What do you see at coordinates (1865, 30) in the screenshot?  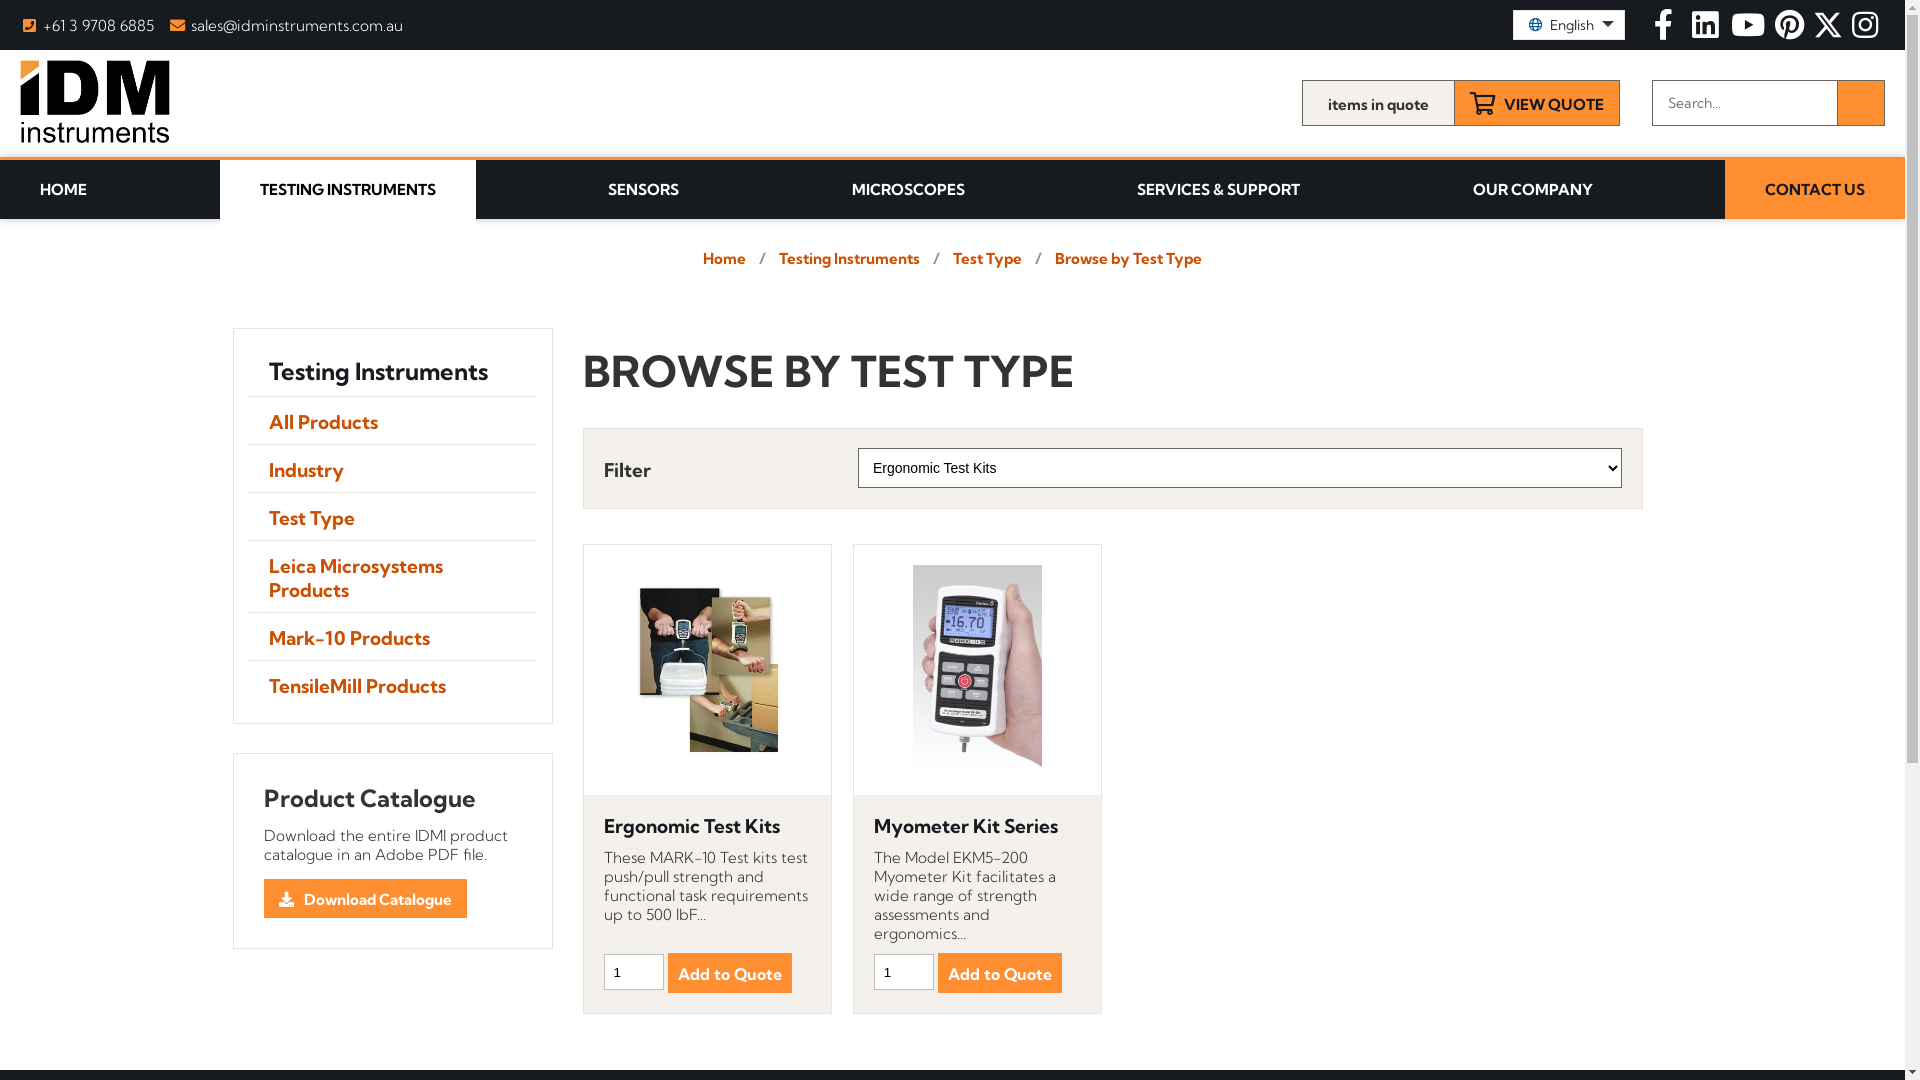 I see `' '` at bounding box center [1865, 30].